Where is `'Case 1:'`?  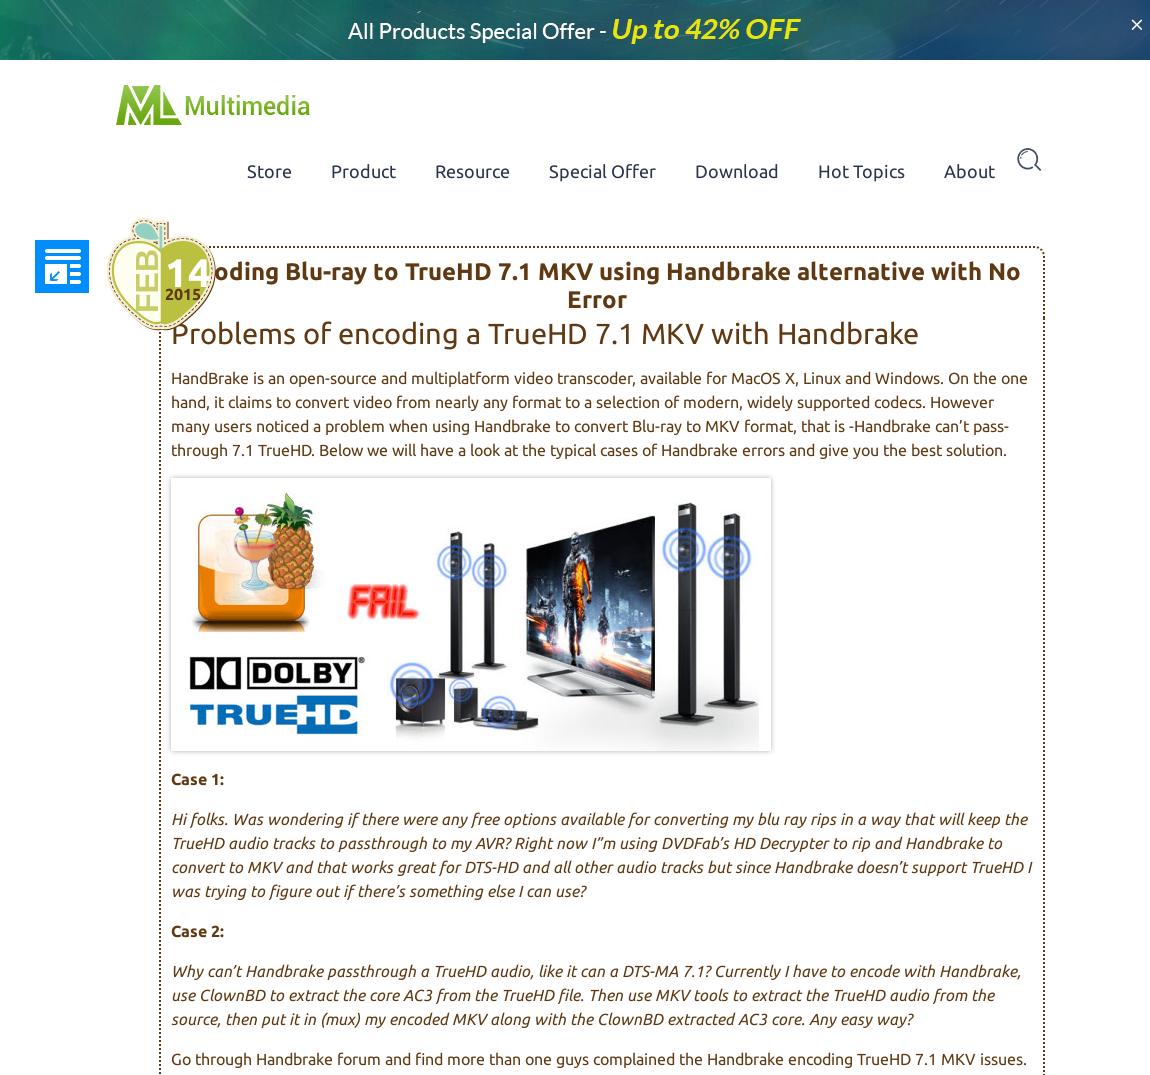 'Case 1:' is located at coordinates (196, 777).